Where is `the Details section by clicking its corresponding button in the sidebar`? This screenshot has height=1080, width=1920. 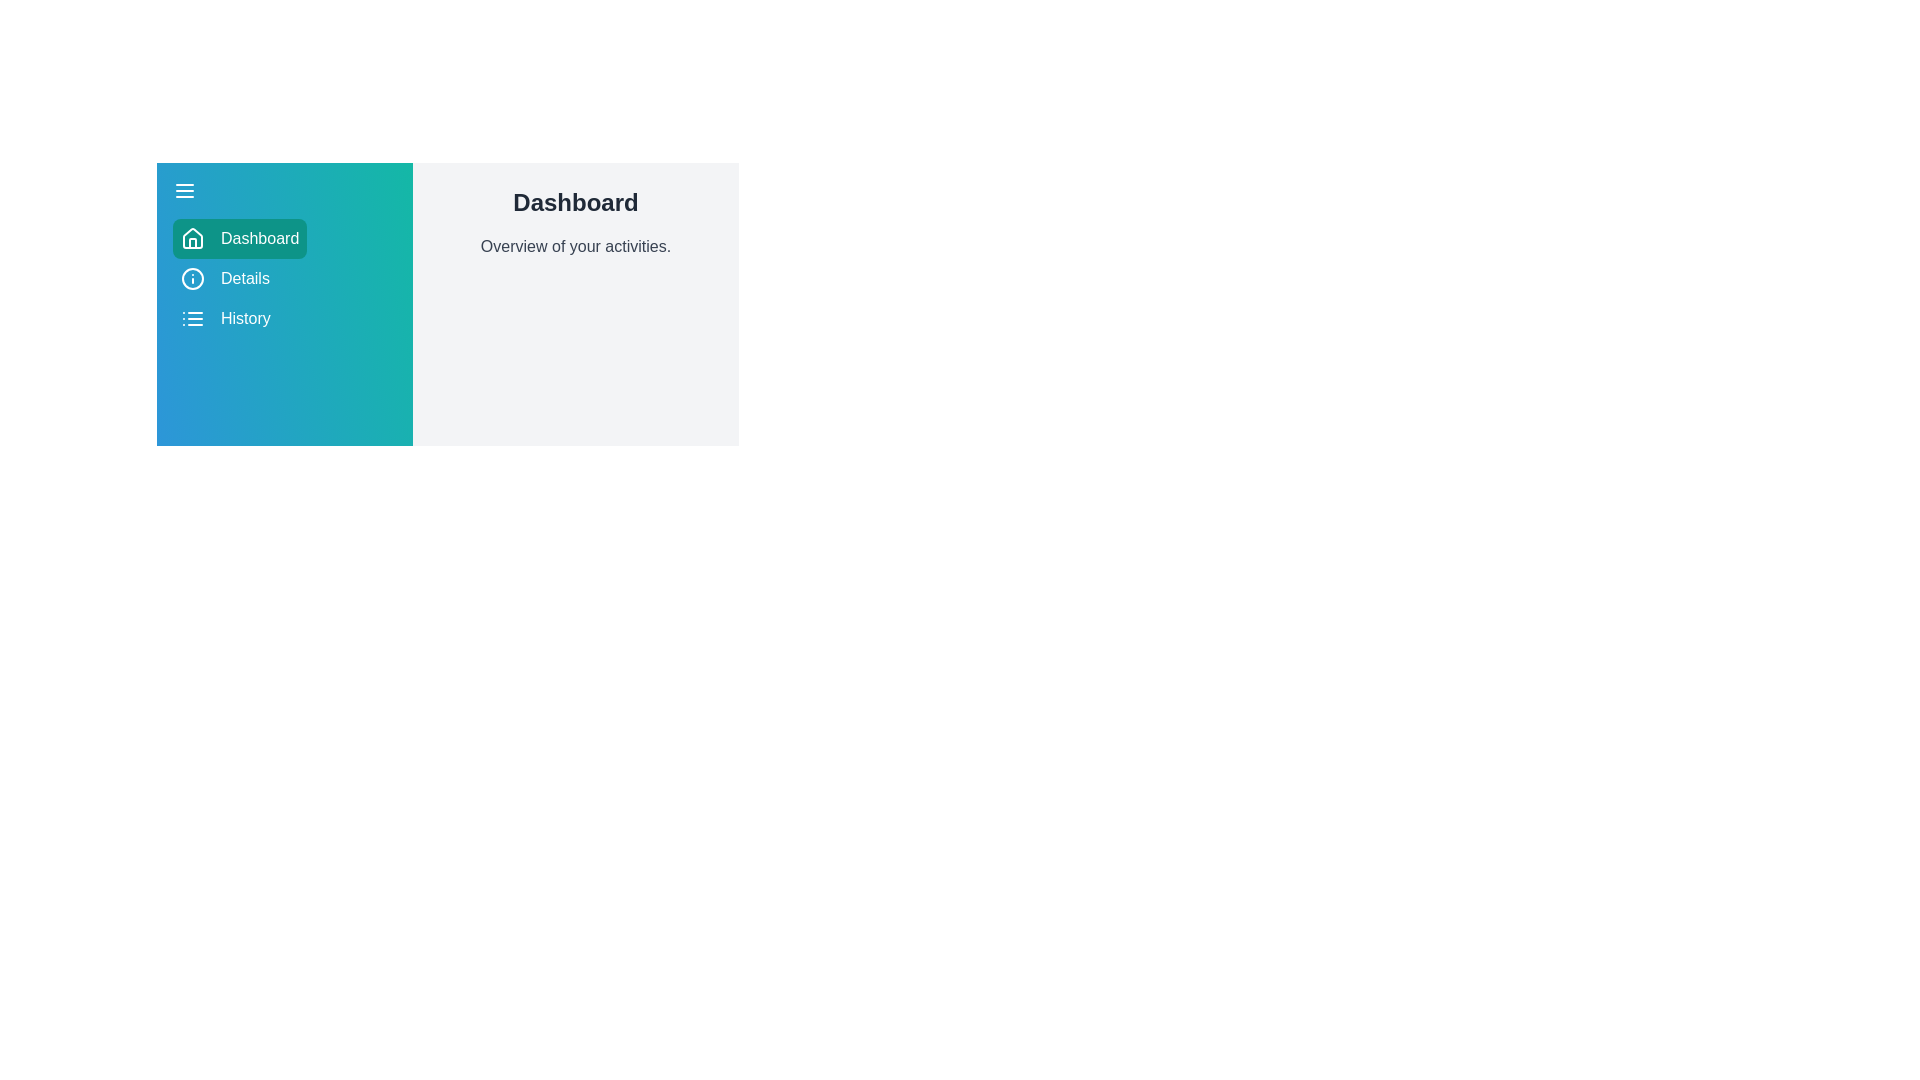
the Details section by clicking its corresponding button in the sidebar is located at coordinates (225, 278).